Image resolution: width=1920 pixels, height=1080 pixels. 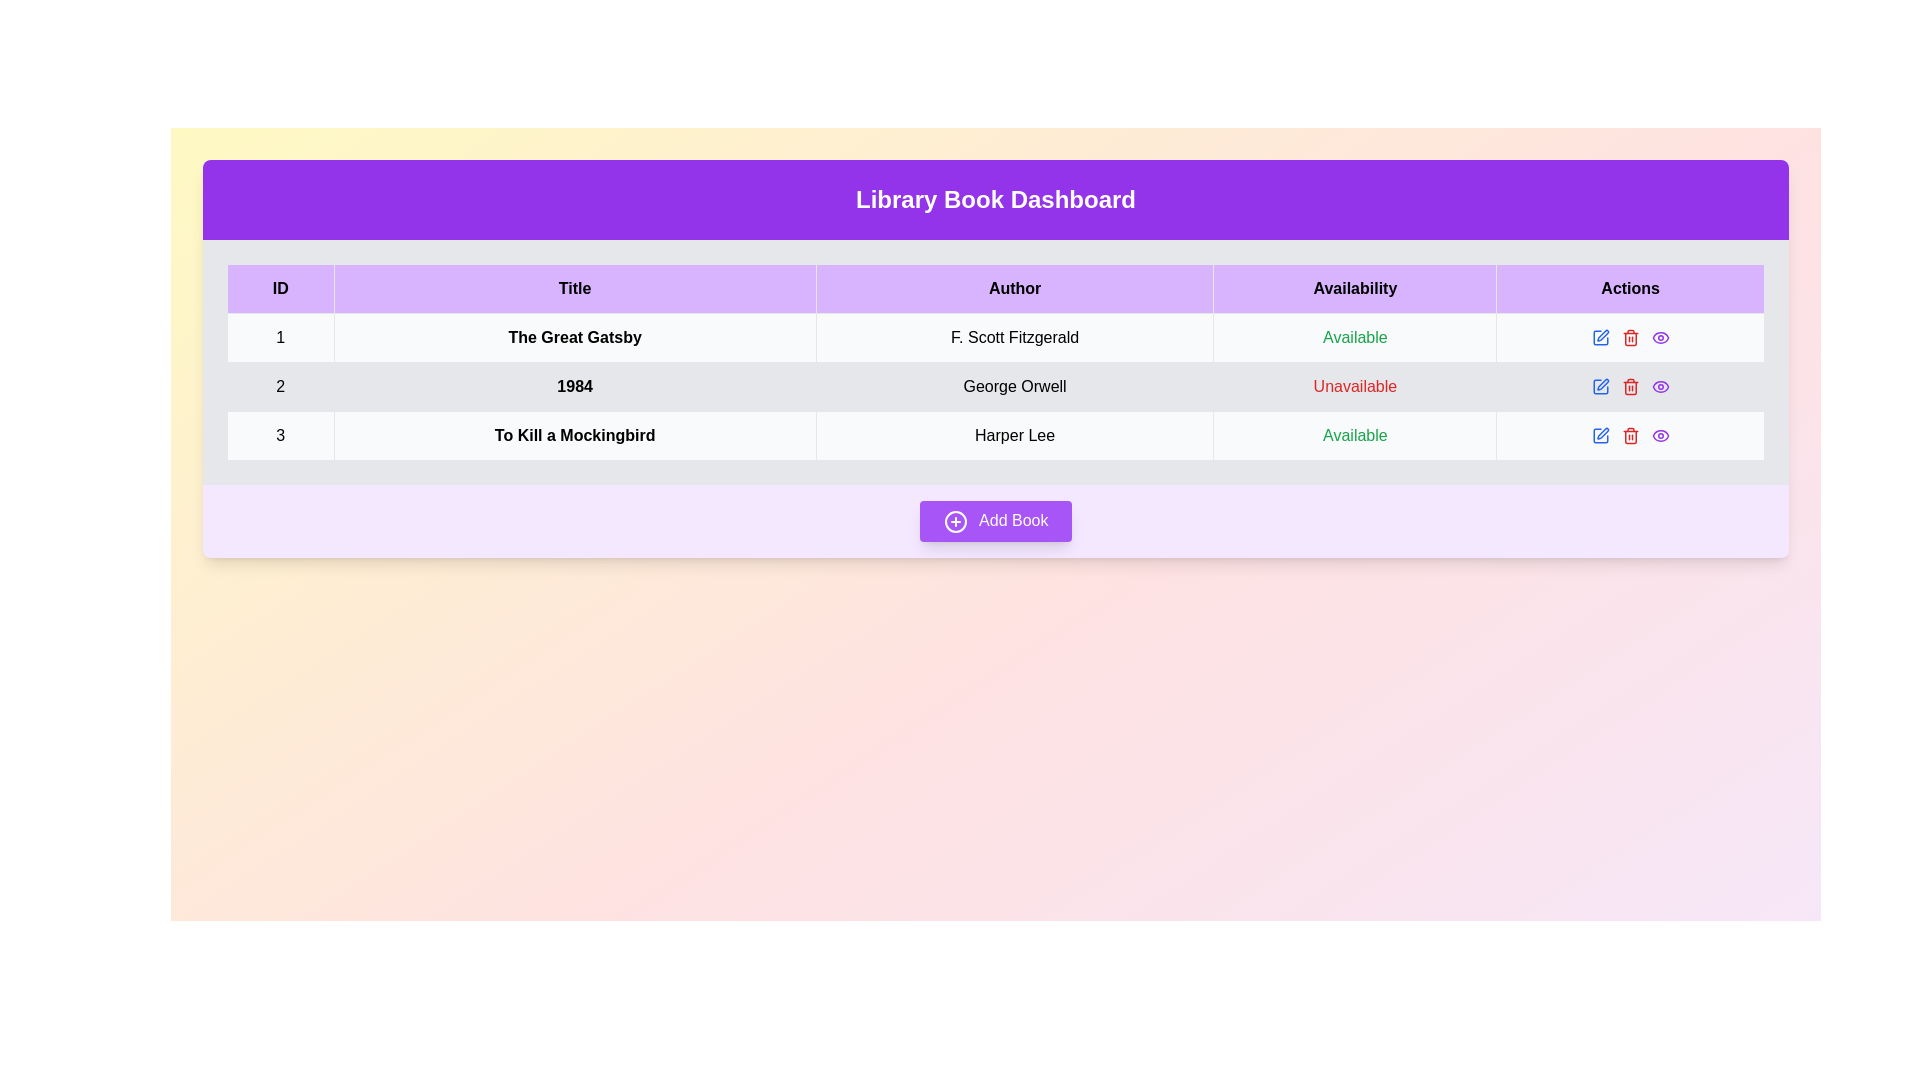 I want to click on text label indicating the availability status of the book 'The Great Gatsby' located in the Availability column of the table, so click(x=1355, y=337).